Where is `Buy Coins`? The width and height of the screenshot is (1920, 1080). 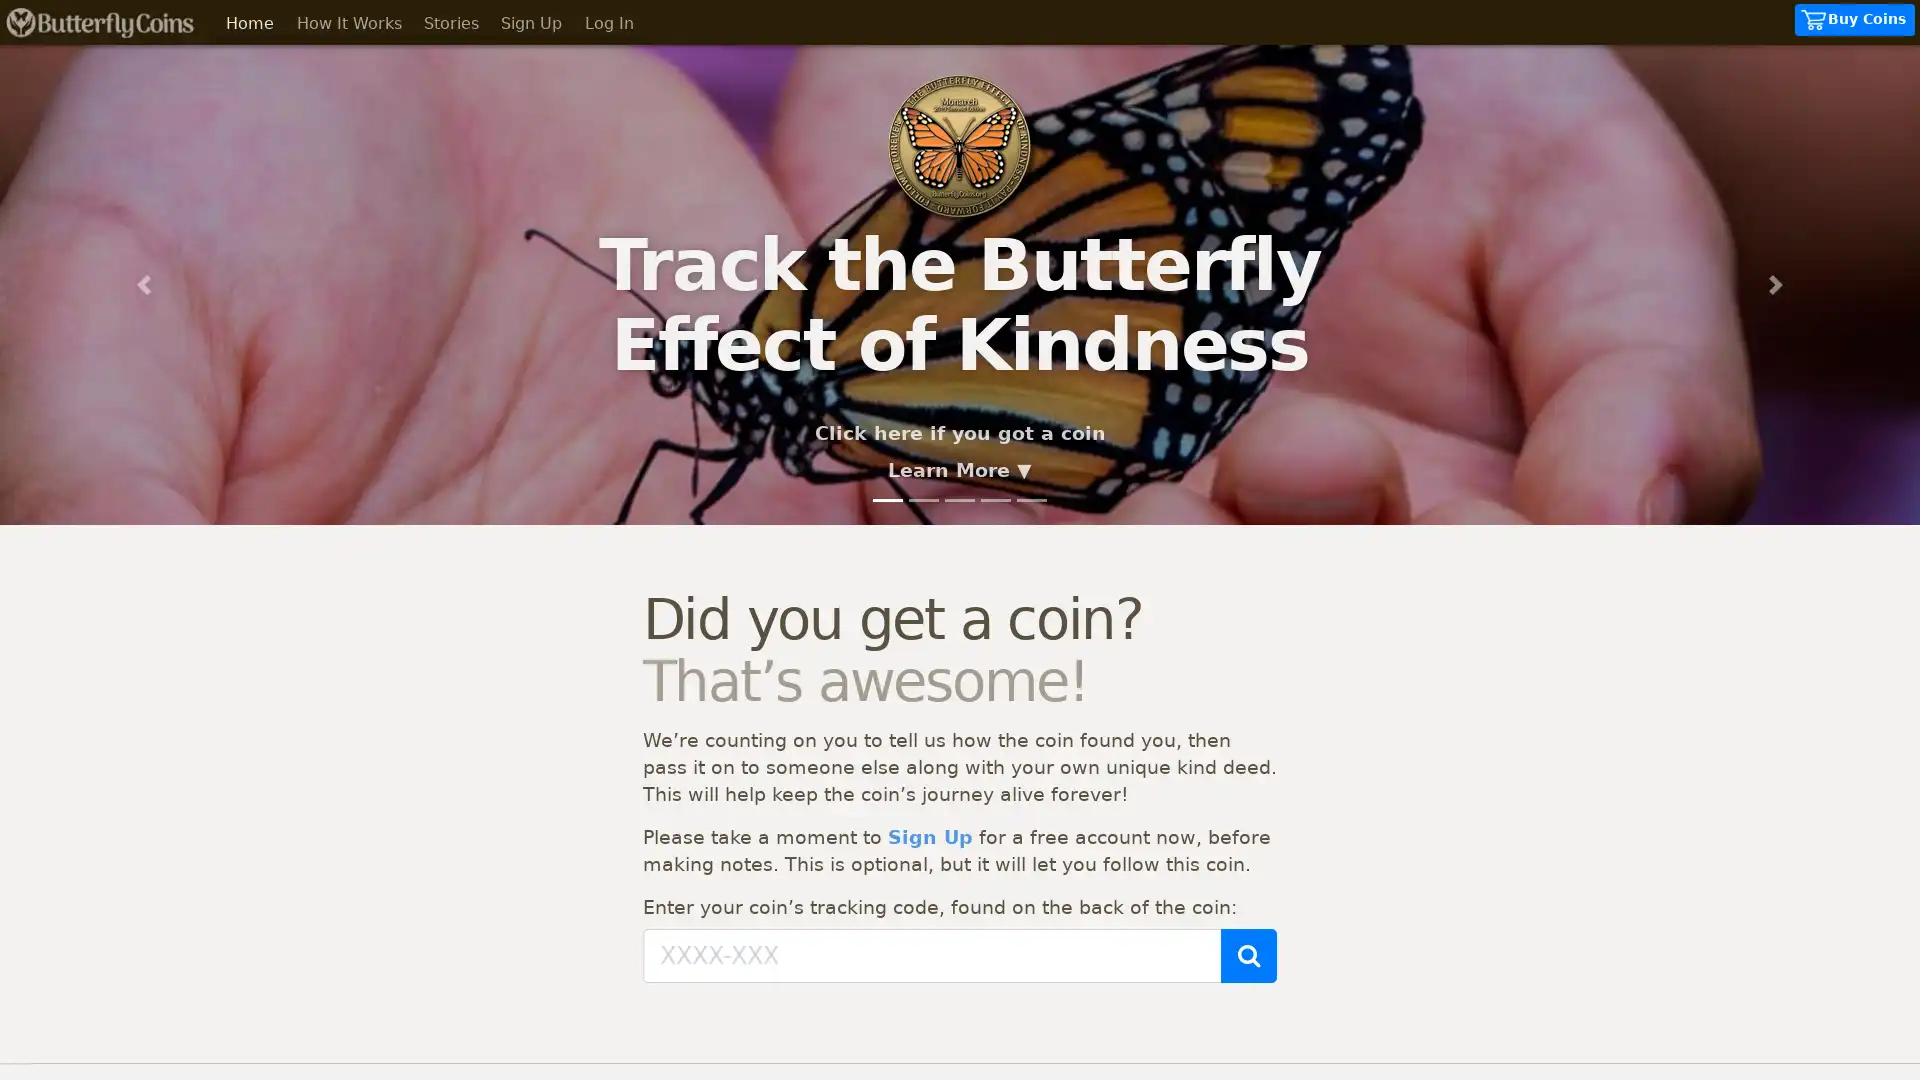
Buy Coins is located at coordinates (1853, 19).